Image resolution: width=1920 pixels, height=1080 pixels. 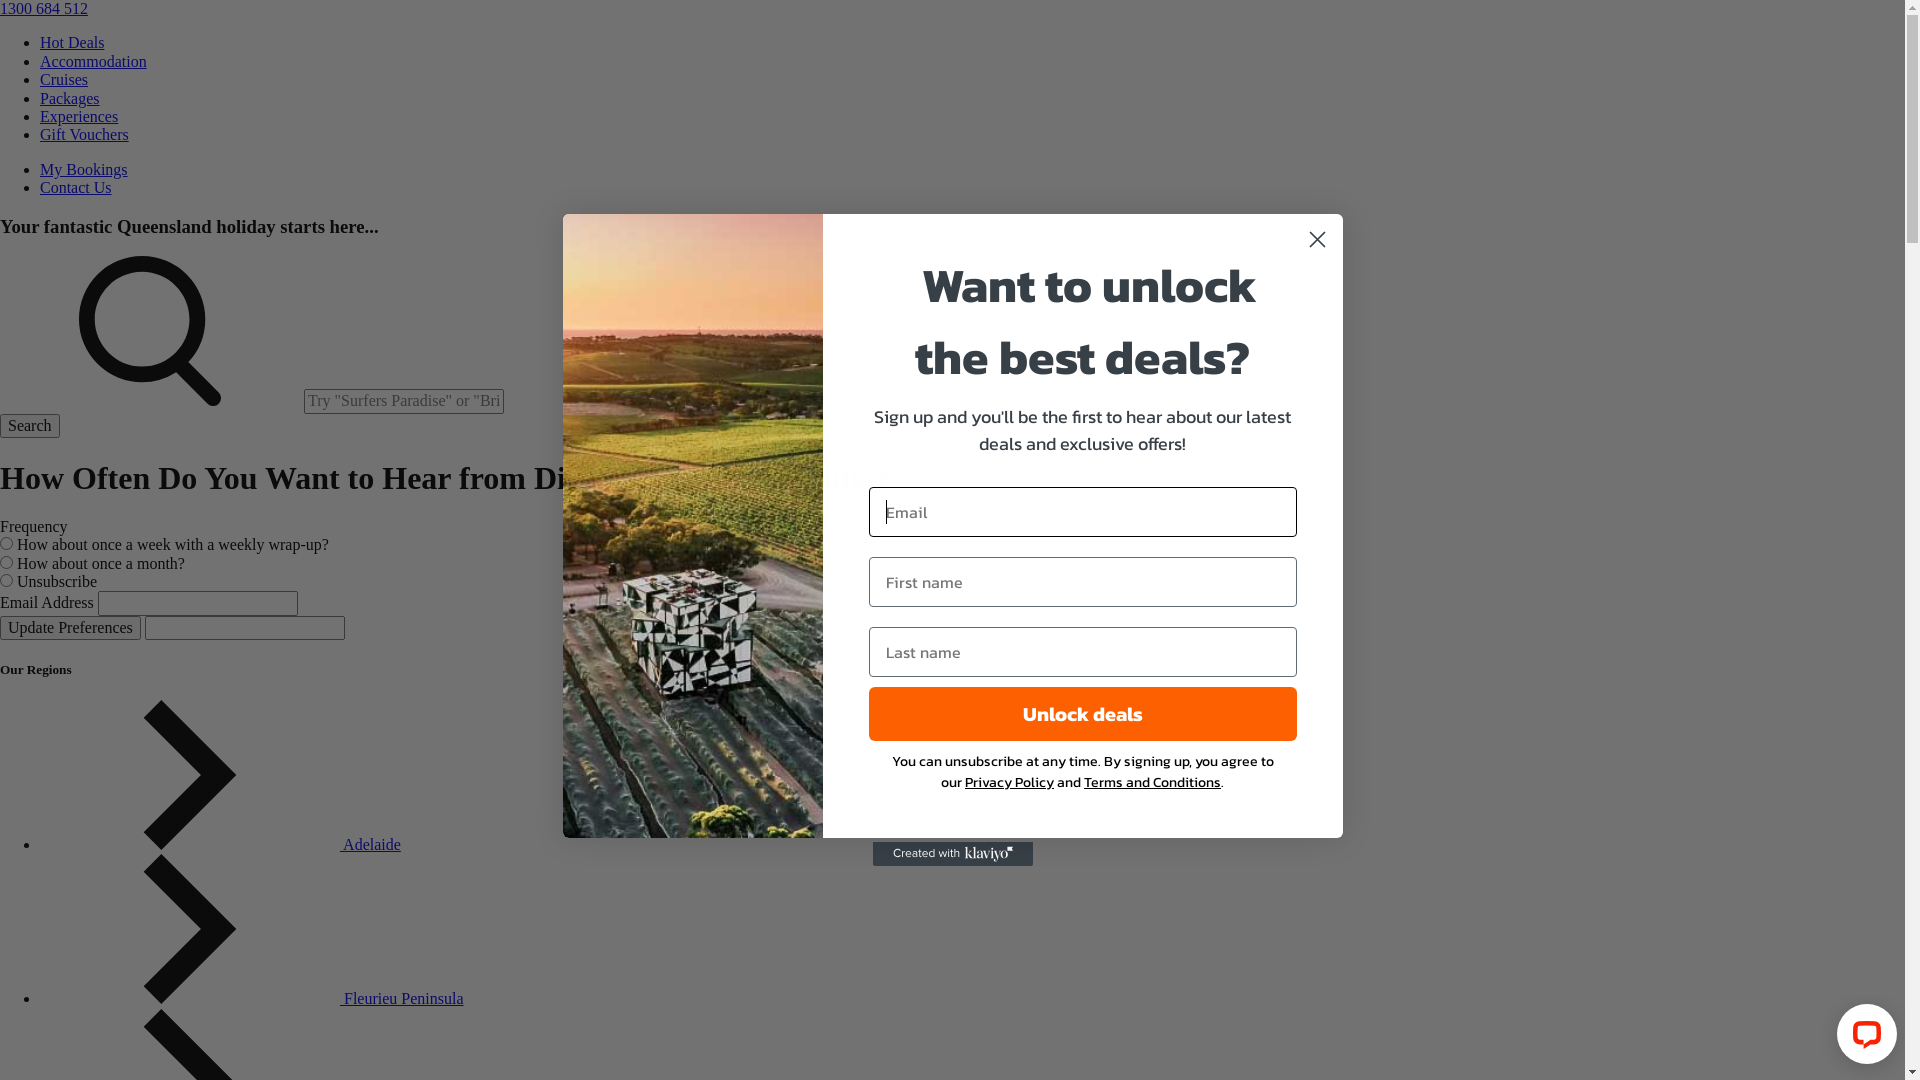 What do you see at coordinates (70, 627) in the screenshot?
I see `'Update Preferences'` at bounding box center [70, 627].